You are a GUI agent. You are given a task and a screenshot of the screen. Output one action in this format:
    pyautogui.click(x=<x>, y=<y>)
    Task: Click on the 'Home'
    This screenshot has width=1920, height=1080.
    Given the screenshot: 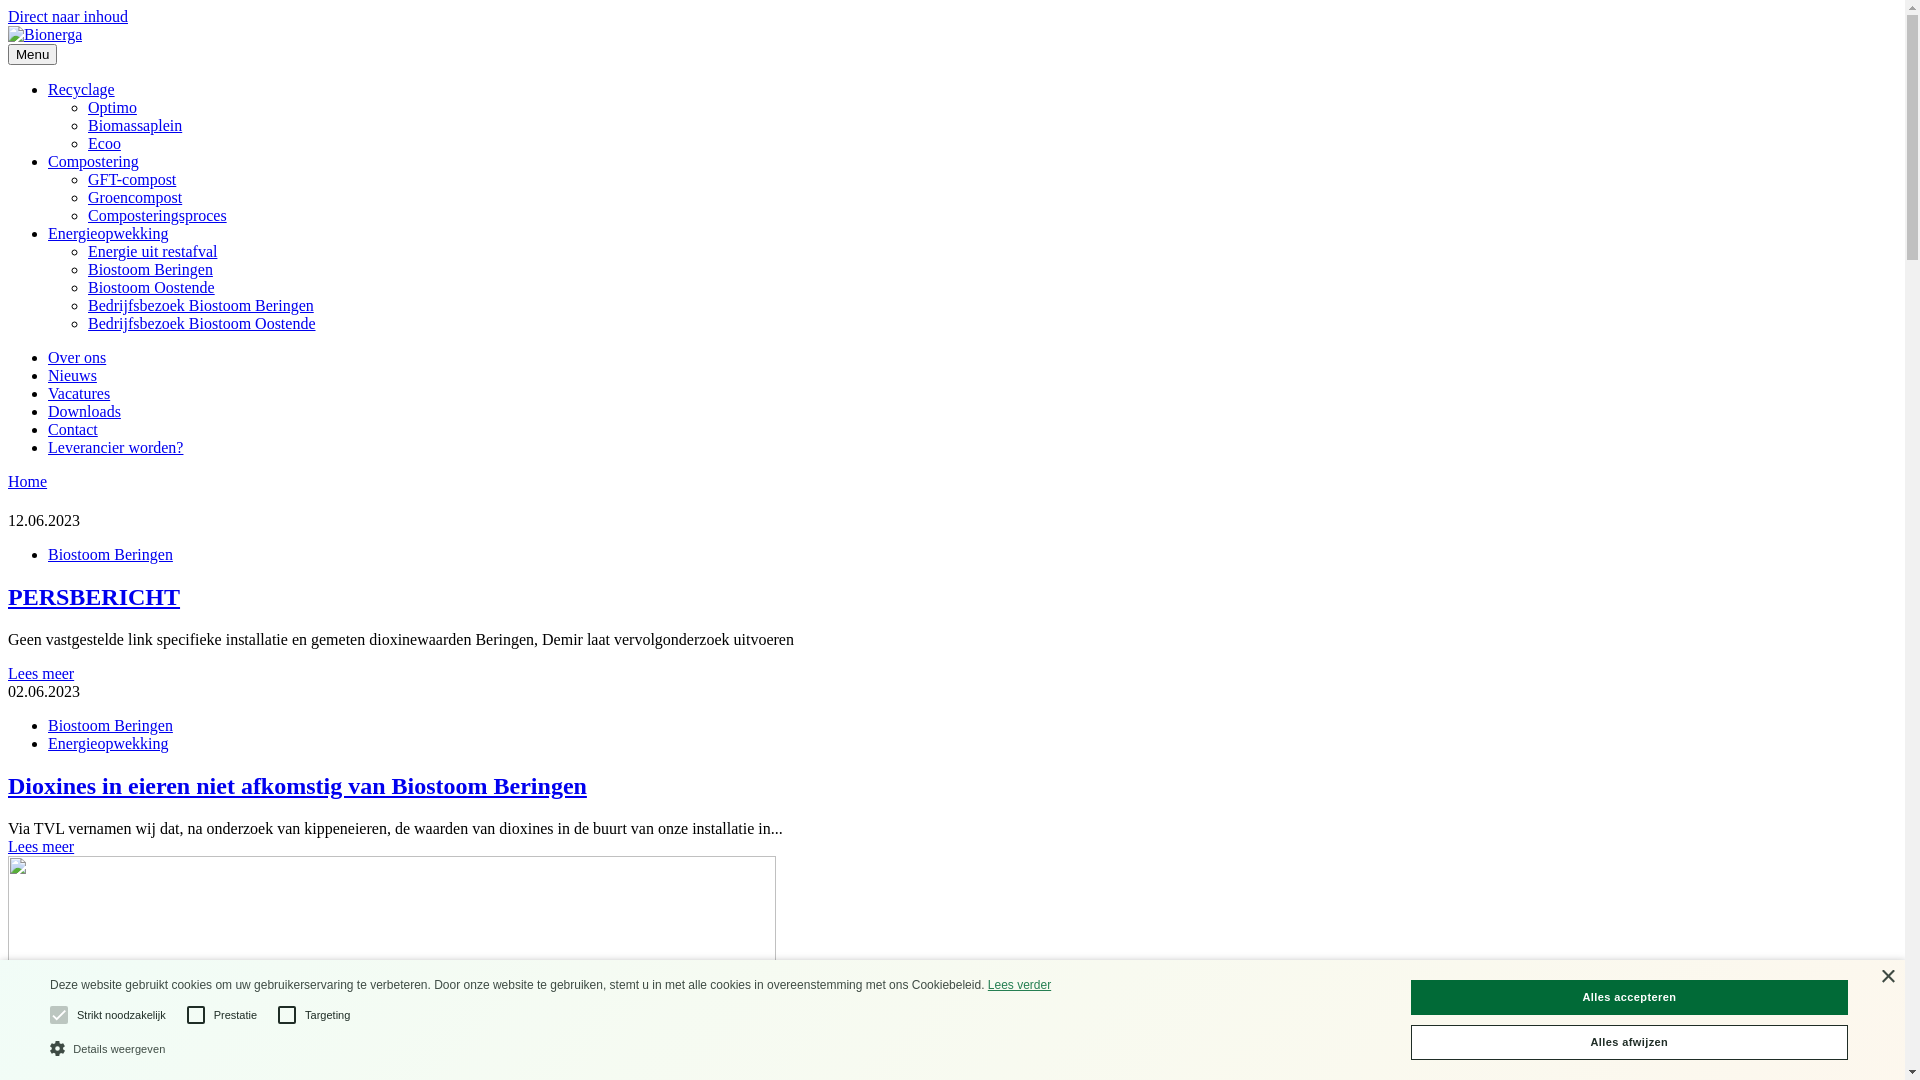 What is the action you would take?
    pyautogui.click(x=27, y=481)
    